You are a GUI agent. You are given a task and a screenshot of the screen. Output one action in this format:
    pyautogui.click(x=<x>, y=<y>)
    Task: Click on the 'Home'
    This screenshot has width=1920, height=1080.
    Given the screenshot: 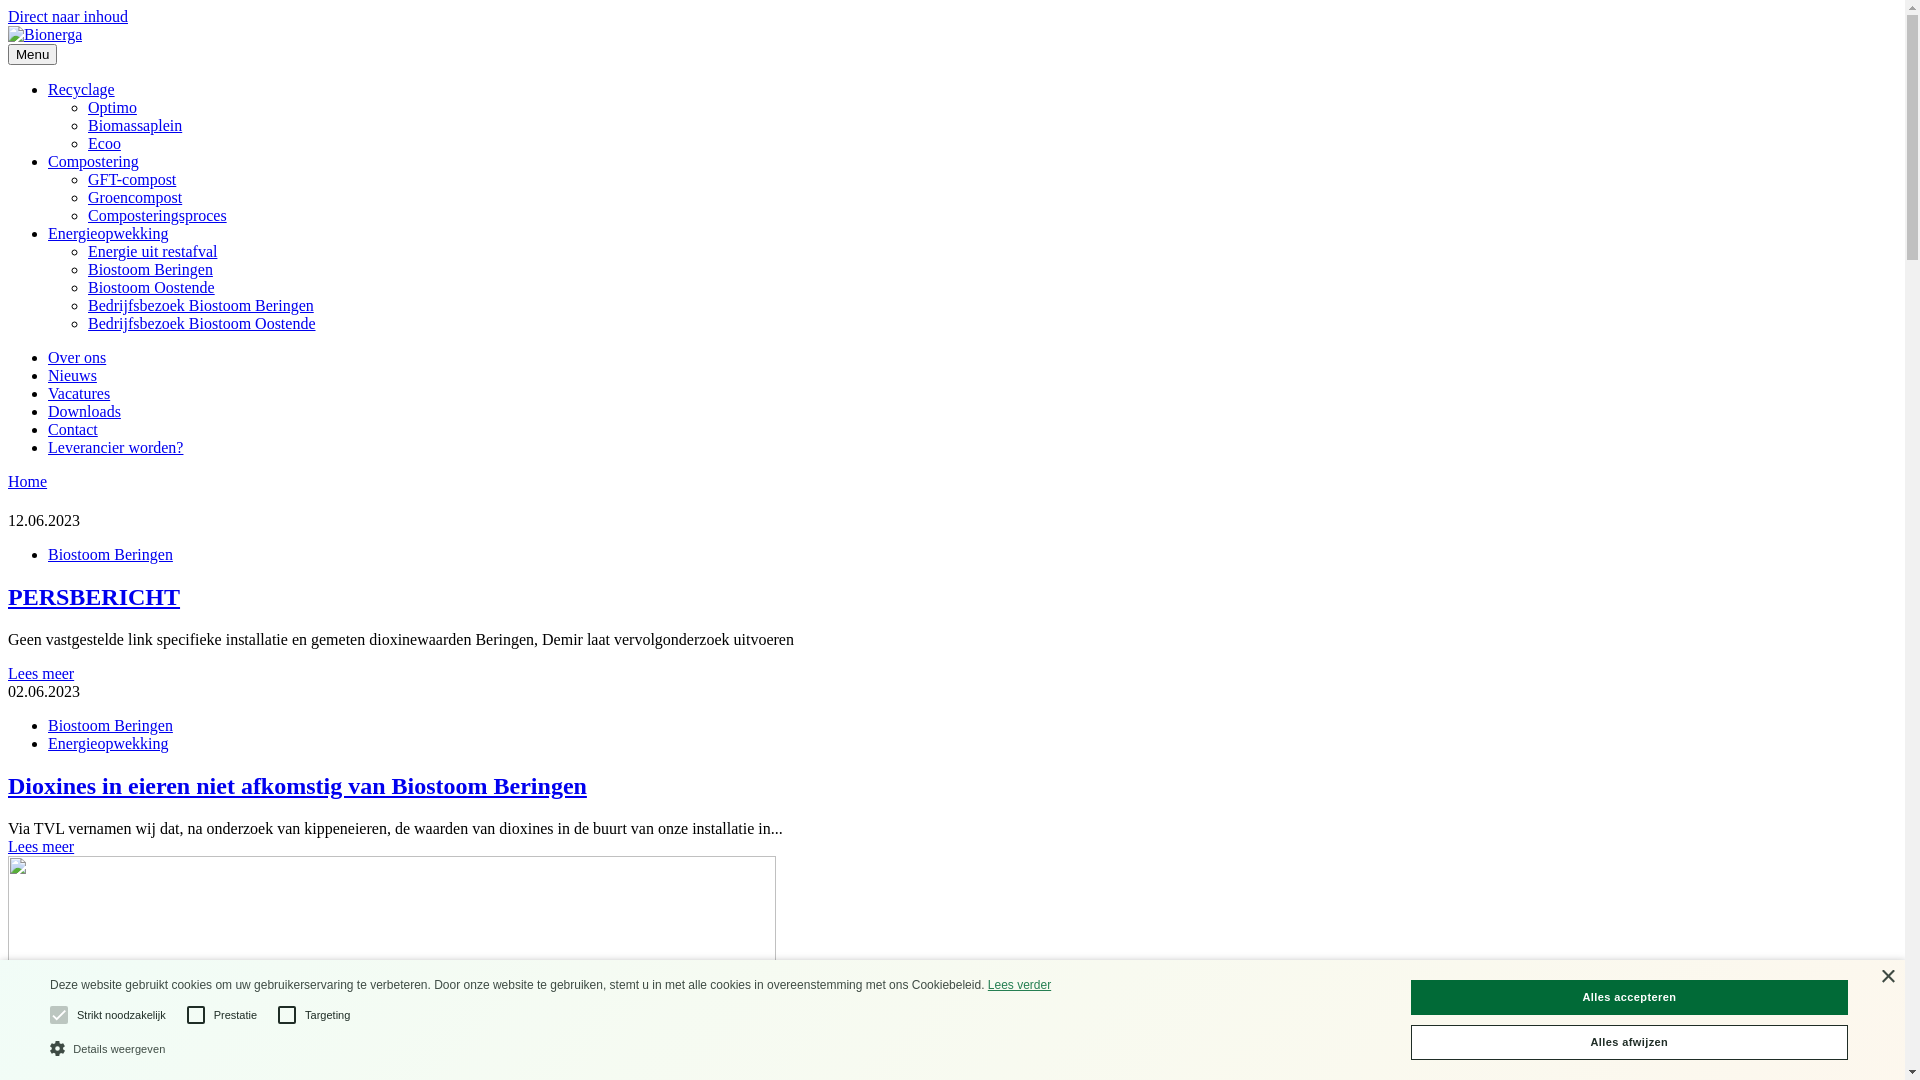 What is the action you would take?
    pyautogui.click(x=27, y=481)
    